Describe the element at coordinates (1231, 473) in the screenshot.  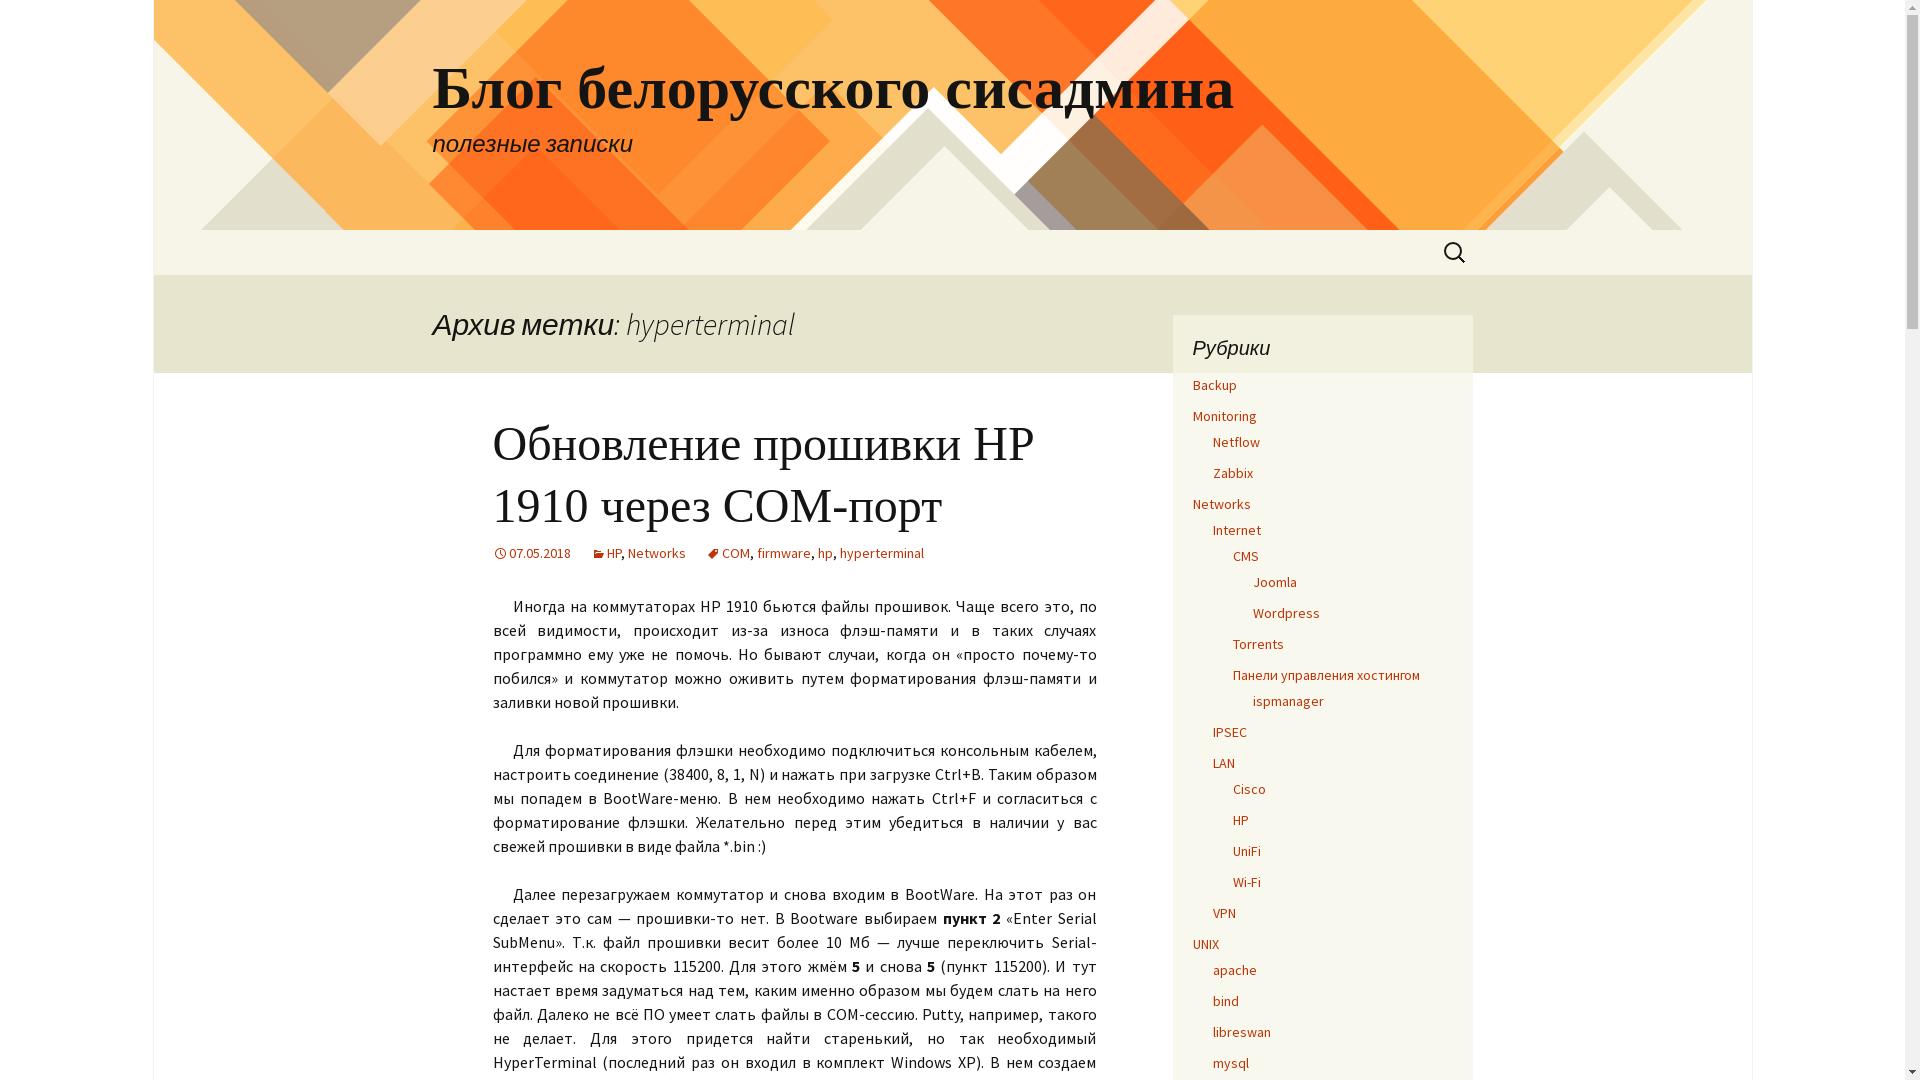
I see `'Zabbix'` at that location.